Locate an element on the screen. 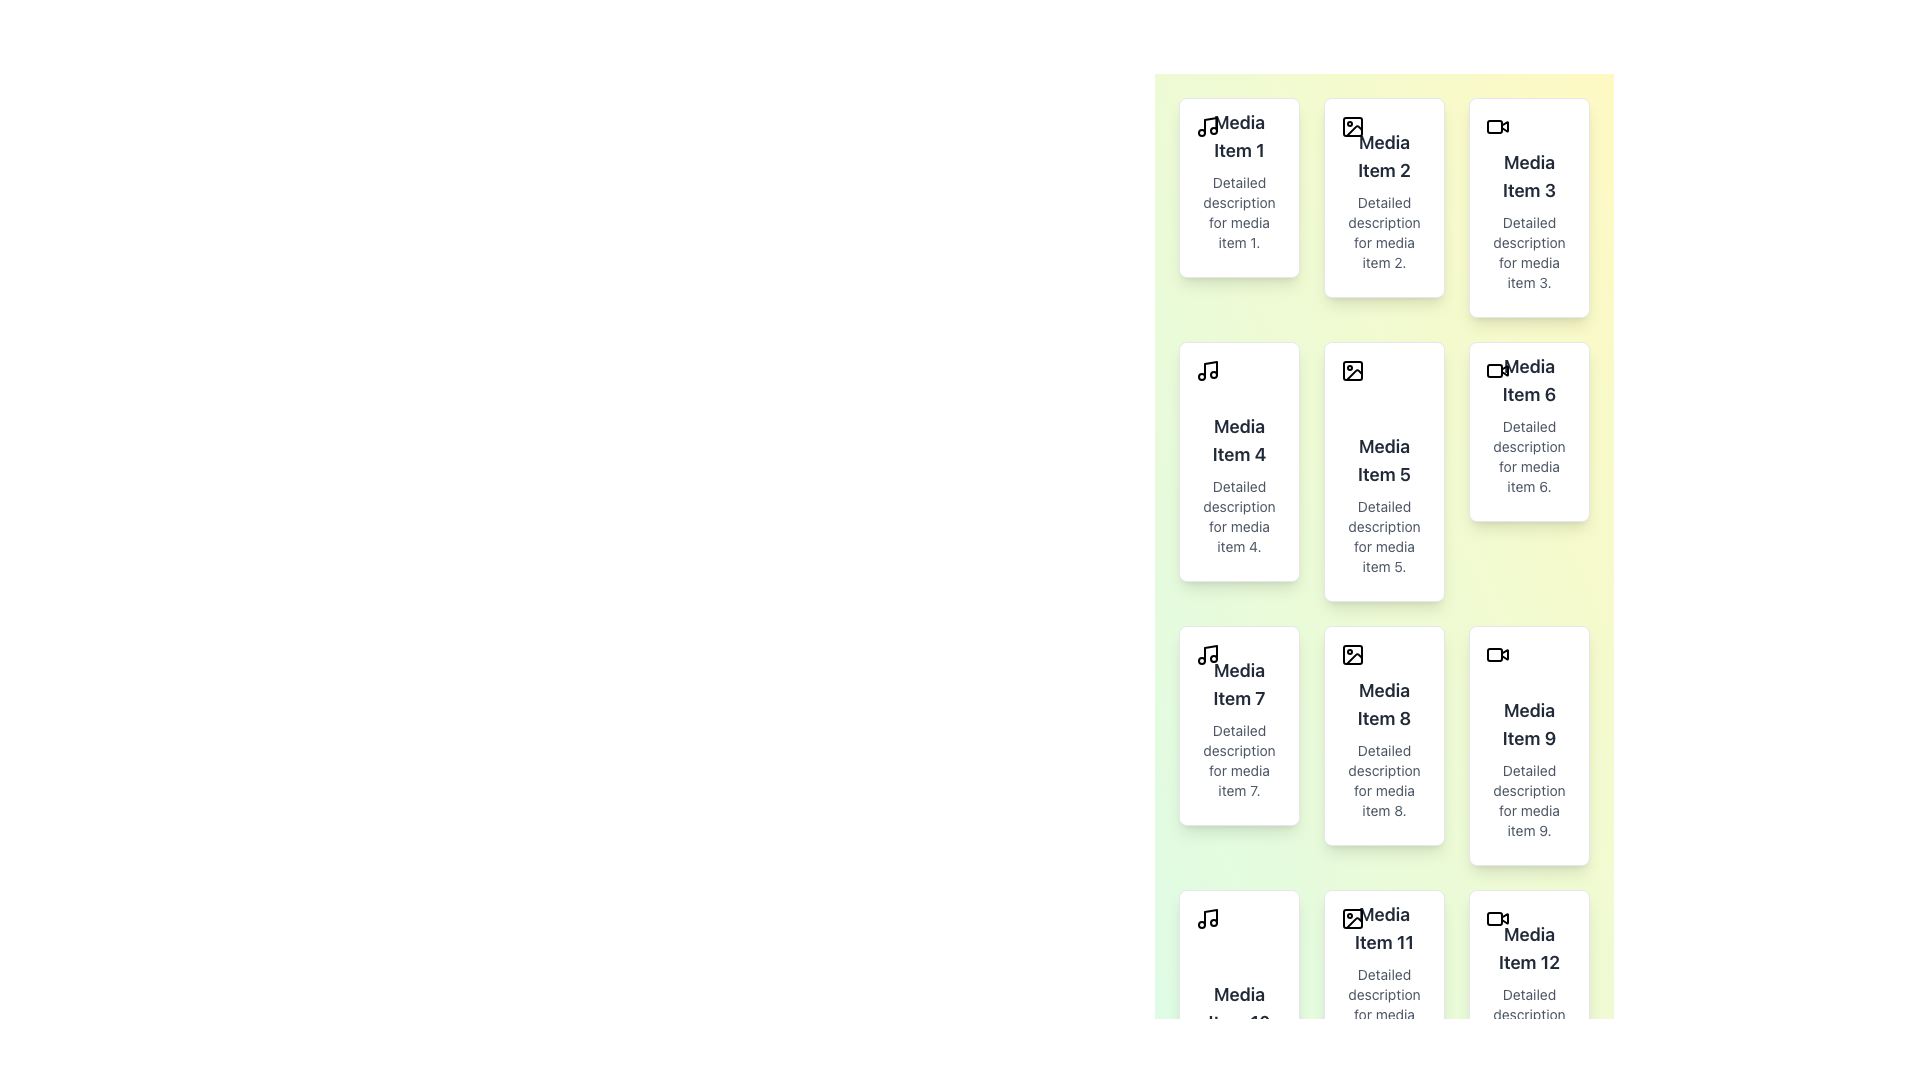 The height and width of the screenshot is (1080, 1920). the video camera icon located at the top-left corner inside the 'Media Item 9' card, which has a minimalist, outlined design in black and white is located at coordinates (1497, 655).